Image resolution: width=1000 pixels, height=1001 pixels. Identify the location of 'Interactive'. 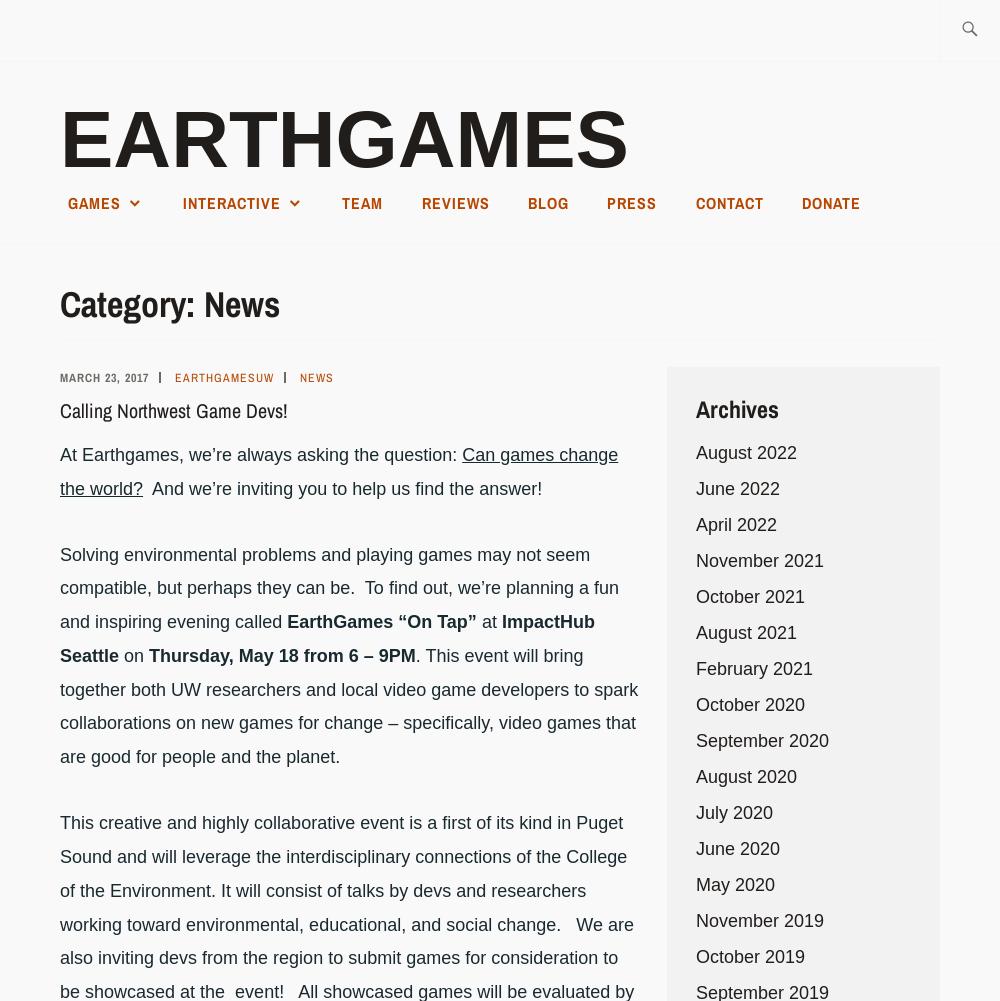
(182, 202).